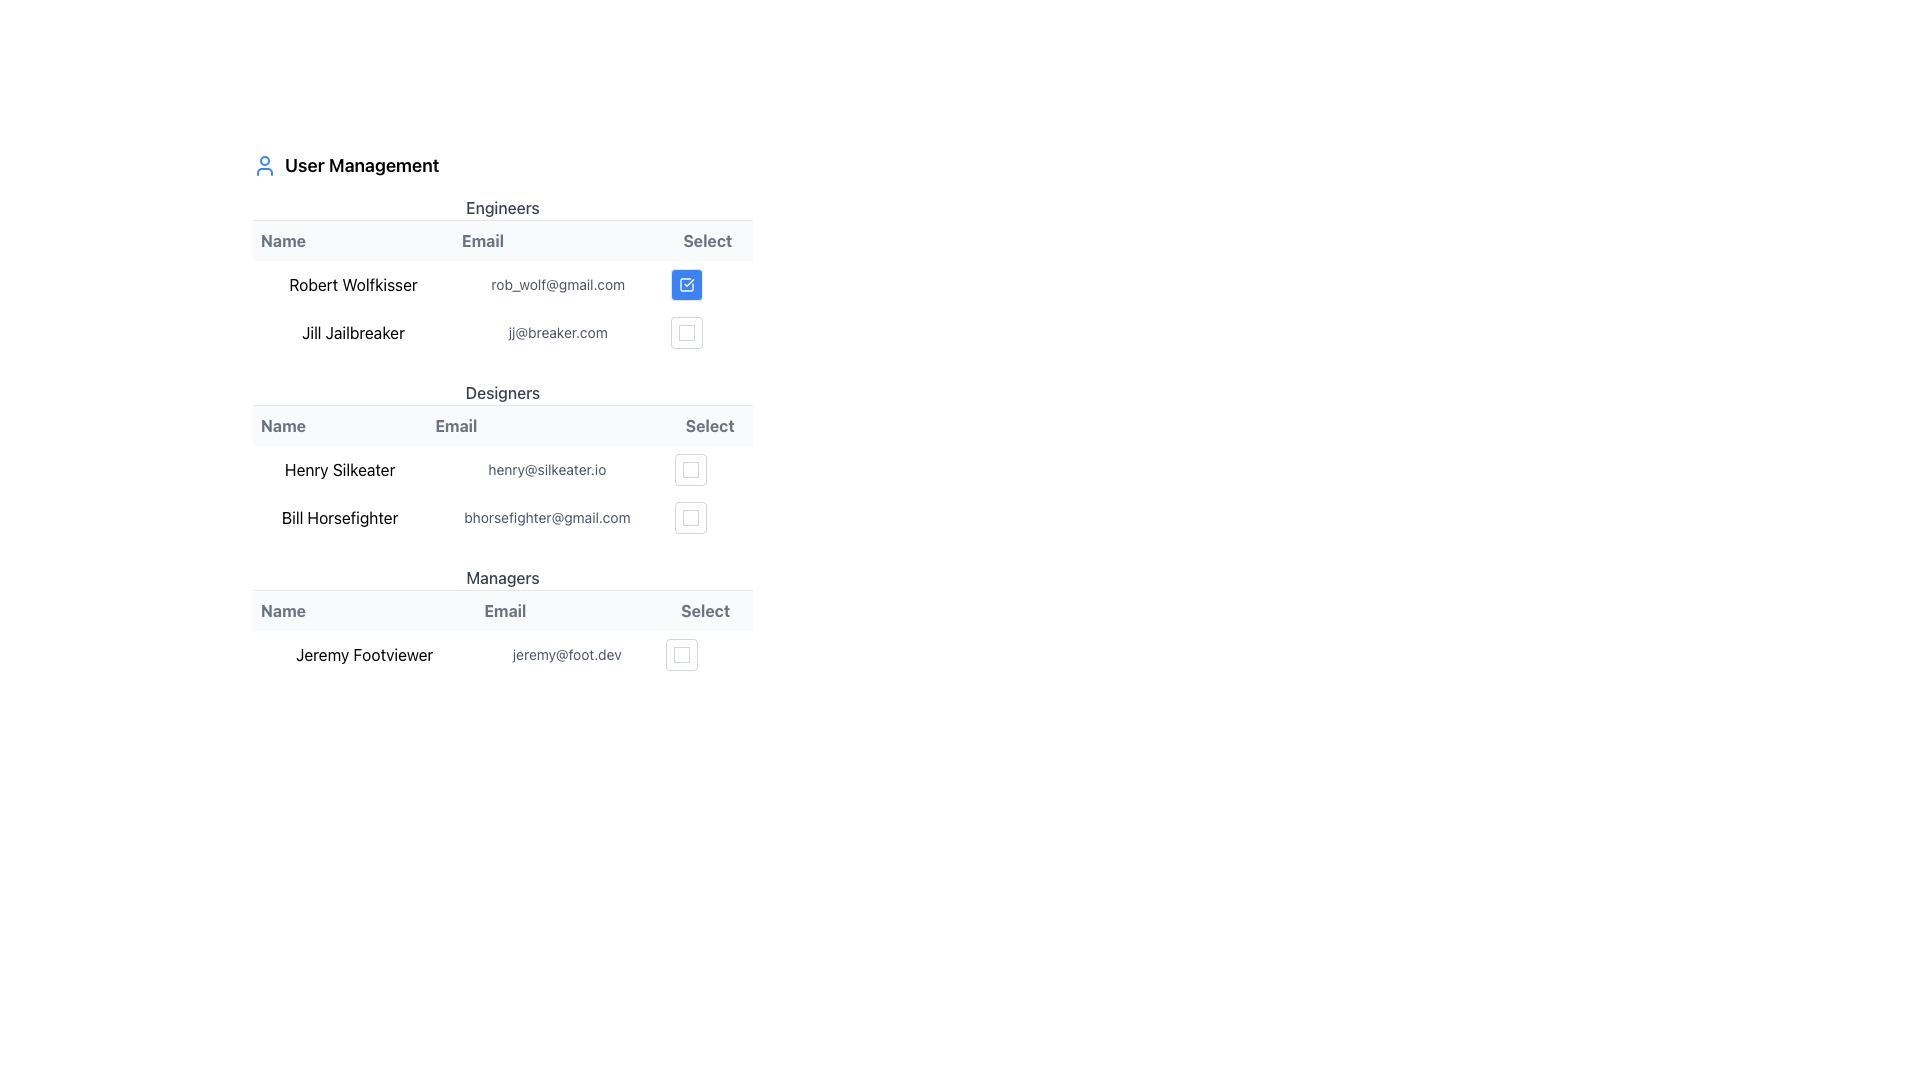 This screenshot has width=1920, height=1080. What do you see at coordinates (707, 285) in the screenshot?
I see `the interactive button associated with 'Robert Wolfkisser' located in the 'Select' column of the first row under the 'Engineers' section` at bounding box center [707, 285].